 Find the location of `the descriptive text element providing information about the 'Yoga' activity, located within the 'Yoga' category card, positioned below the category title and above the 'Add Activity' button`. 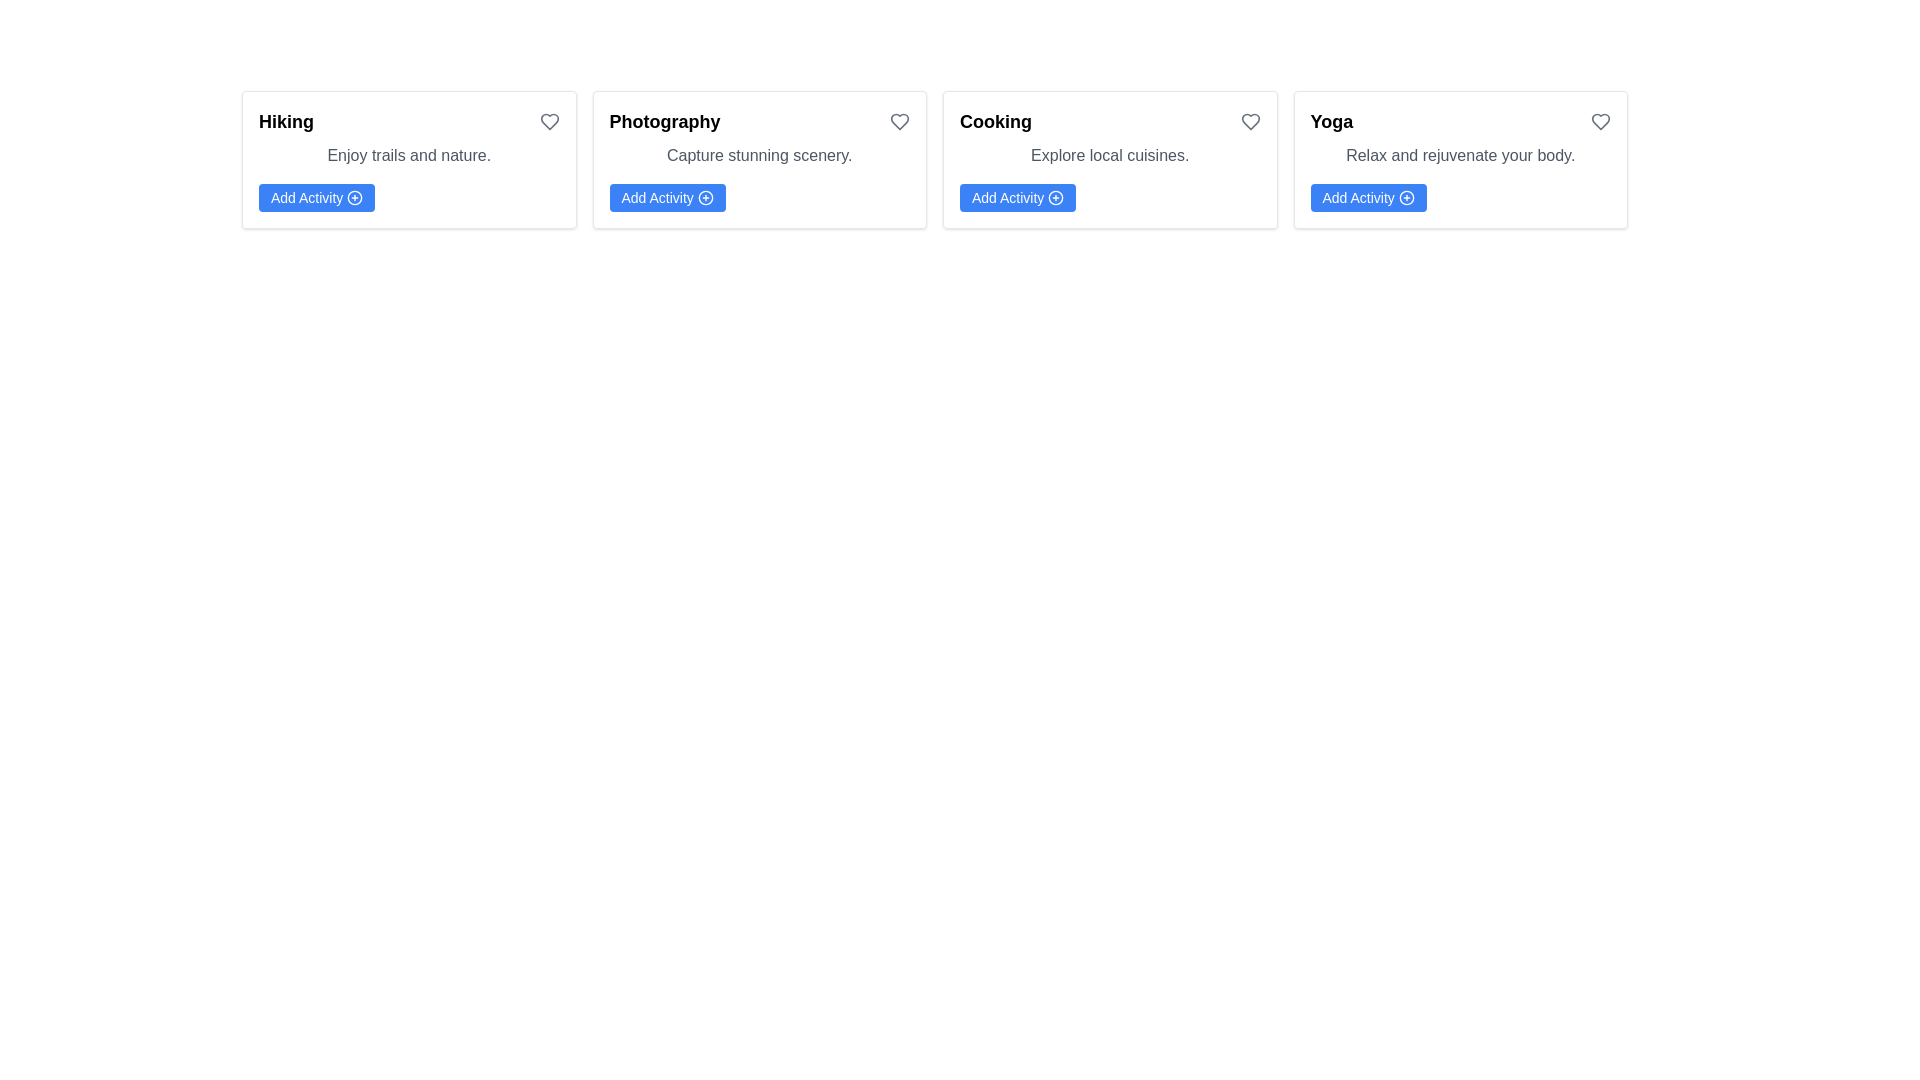

the descriptive text element providing information about the 'Yoga' activity, located within the 'Yoga' category card, positioned below the category title and above the 'Add Activity' button is located at coordinates (1460, 154).